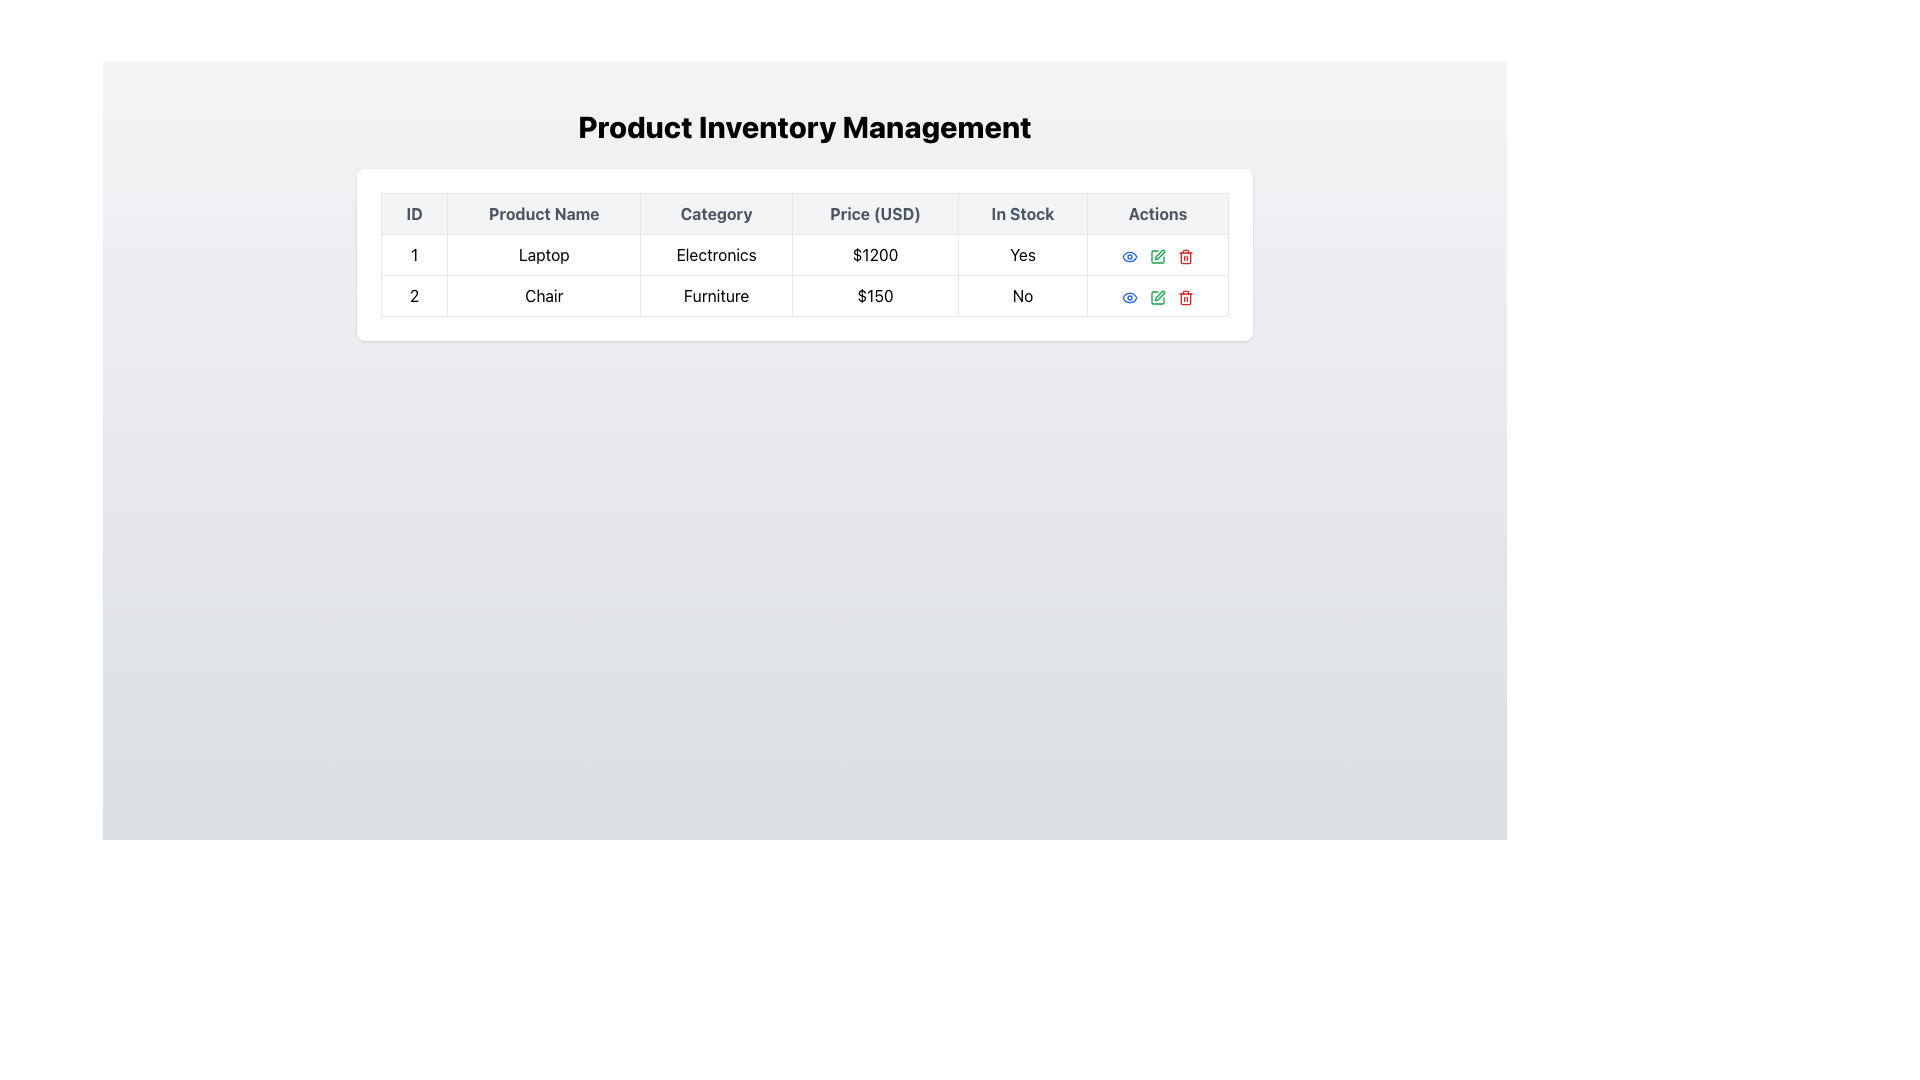 The image size is (1920, 1080). I want to click on the green pen icon button in the 'Actions' column of the second row, so click(1157, 297).